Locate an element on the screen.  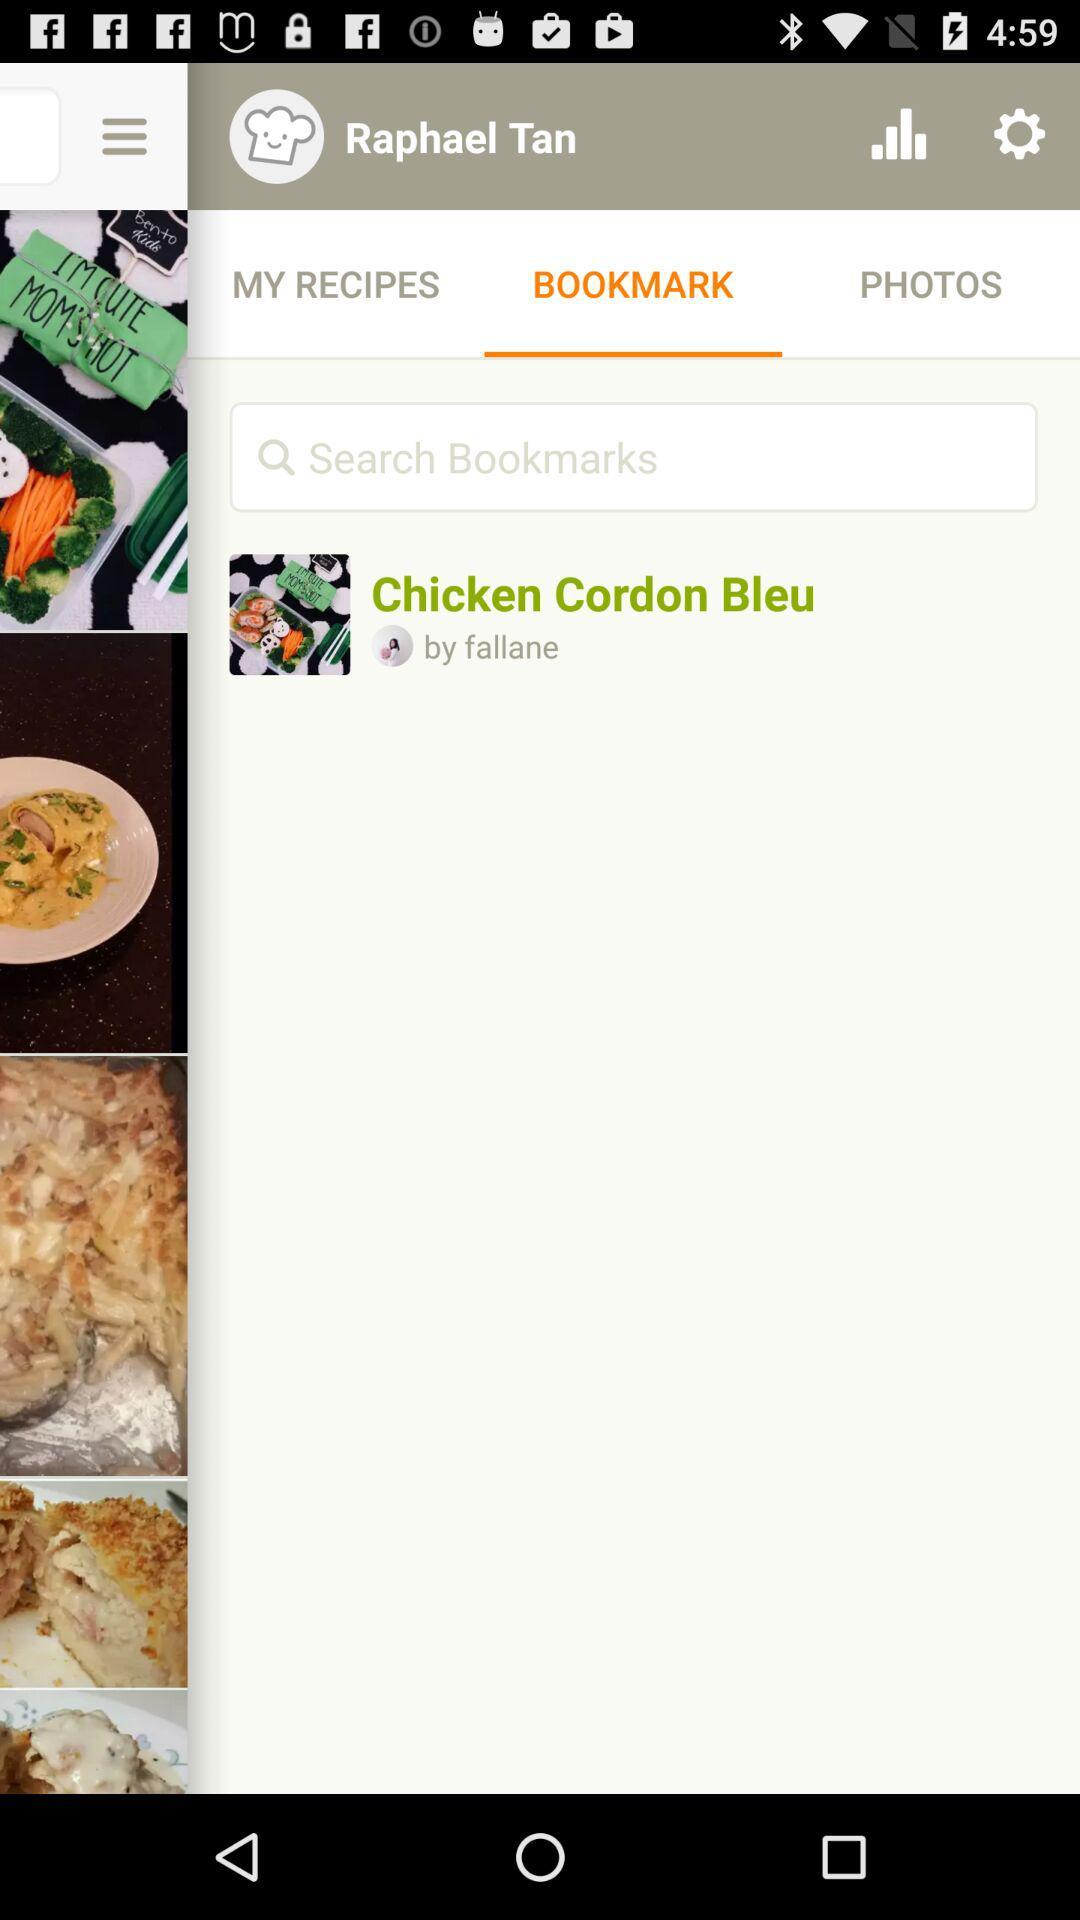
item above my recipes is located at coordinates (581, 135).